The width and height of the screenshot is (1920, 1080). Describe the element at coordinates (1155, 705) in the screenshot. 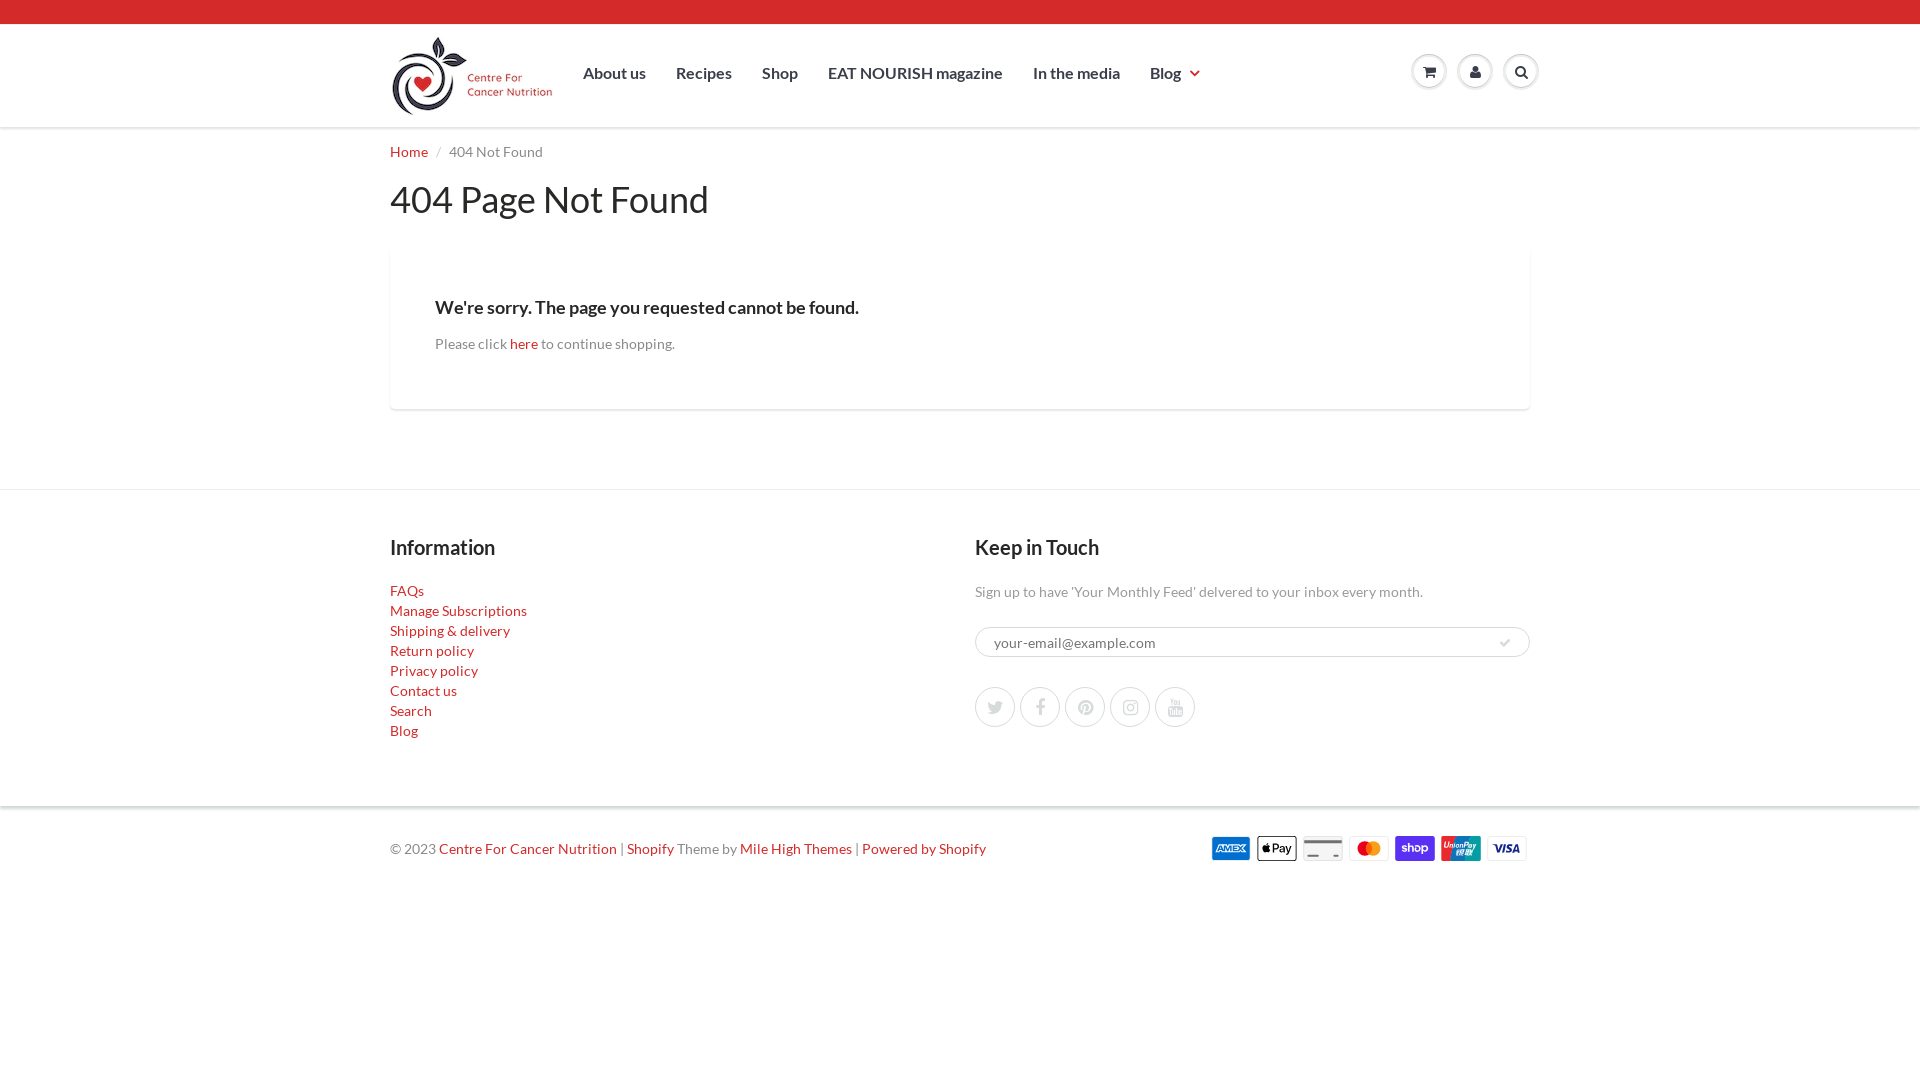

I see `'YouTube'` at that location.